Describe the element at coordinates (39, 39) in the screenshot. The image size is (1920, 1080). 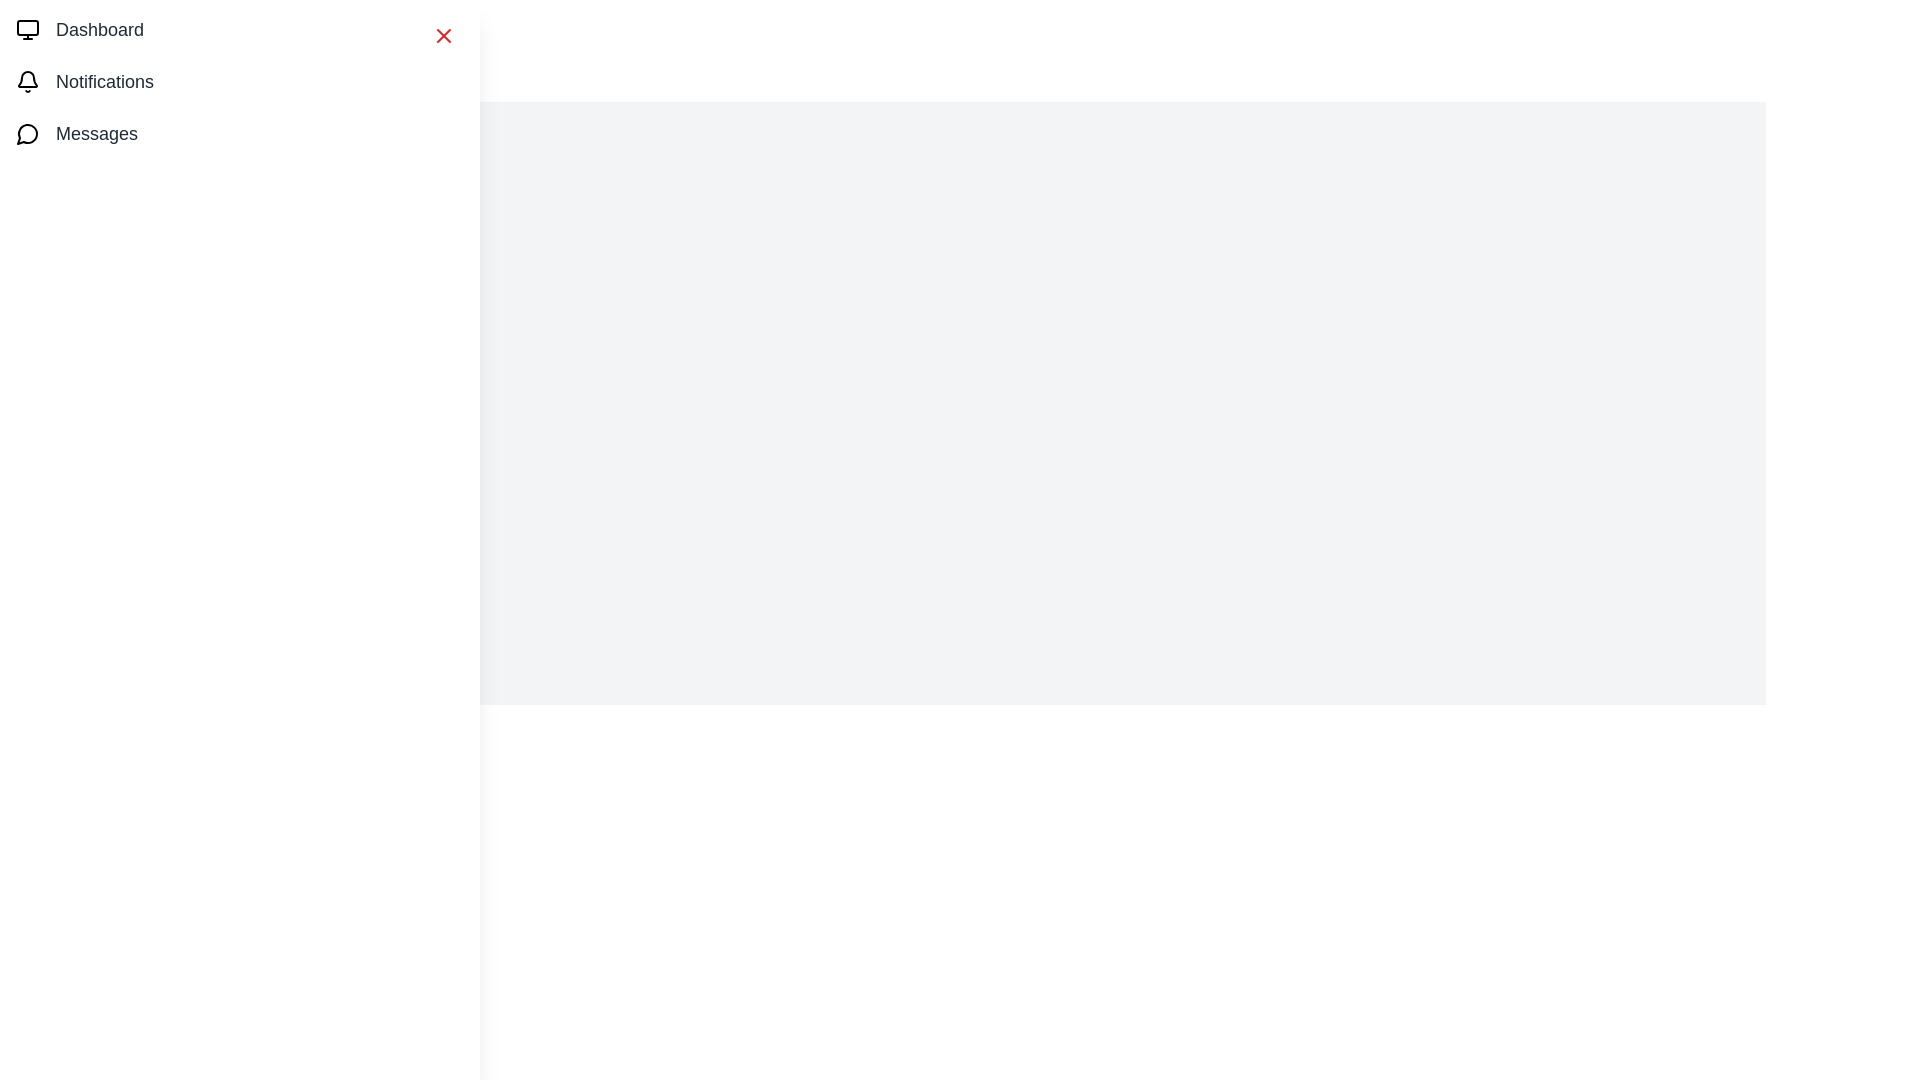
I see `the menu button to open the drawer` at that location.